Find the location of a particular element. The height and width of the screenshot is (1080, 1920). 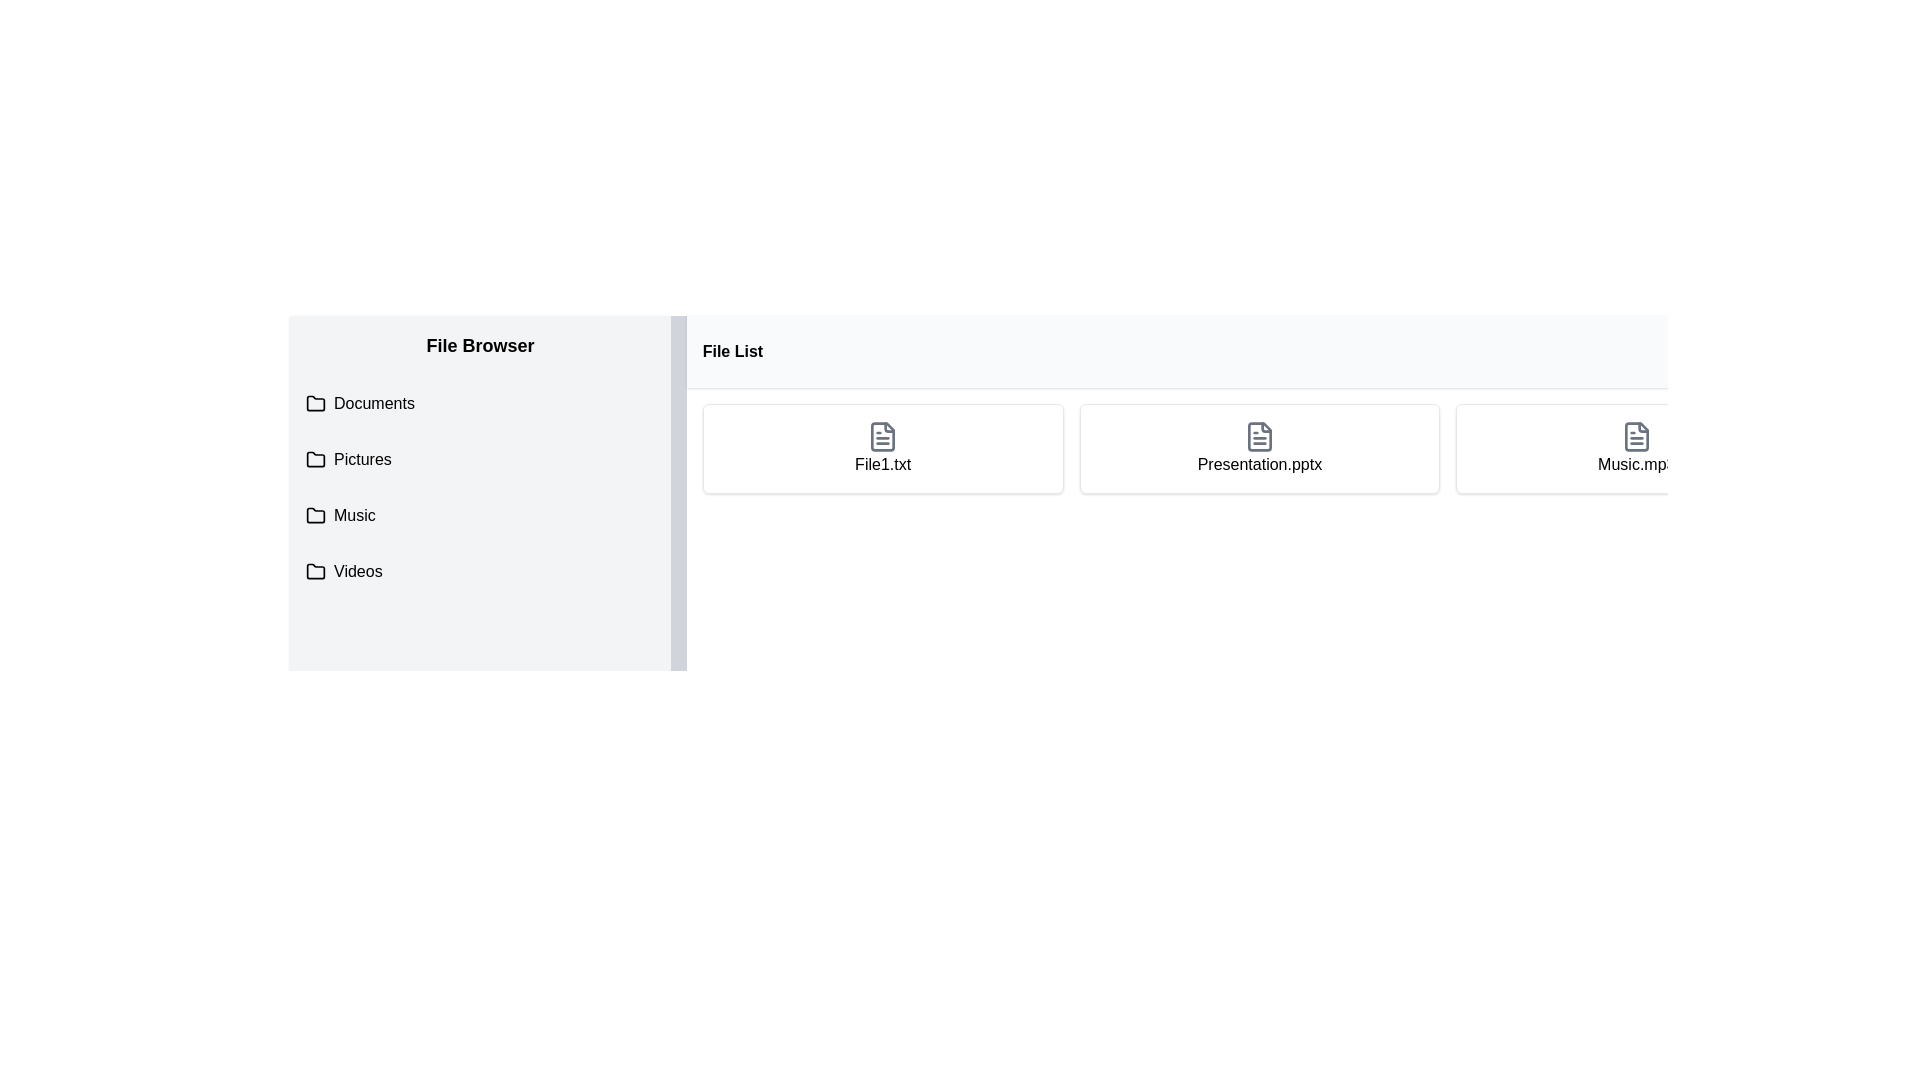

the central rectangle of the file icon that represents the body of a document, which is displayed in a gray tone and is positioned centrally within the icon is located at coordinates (1258, 435).